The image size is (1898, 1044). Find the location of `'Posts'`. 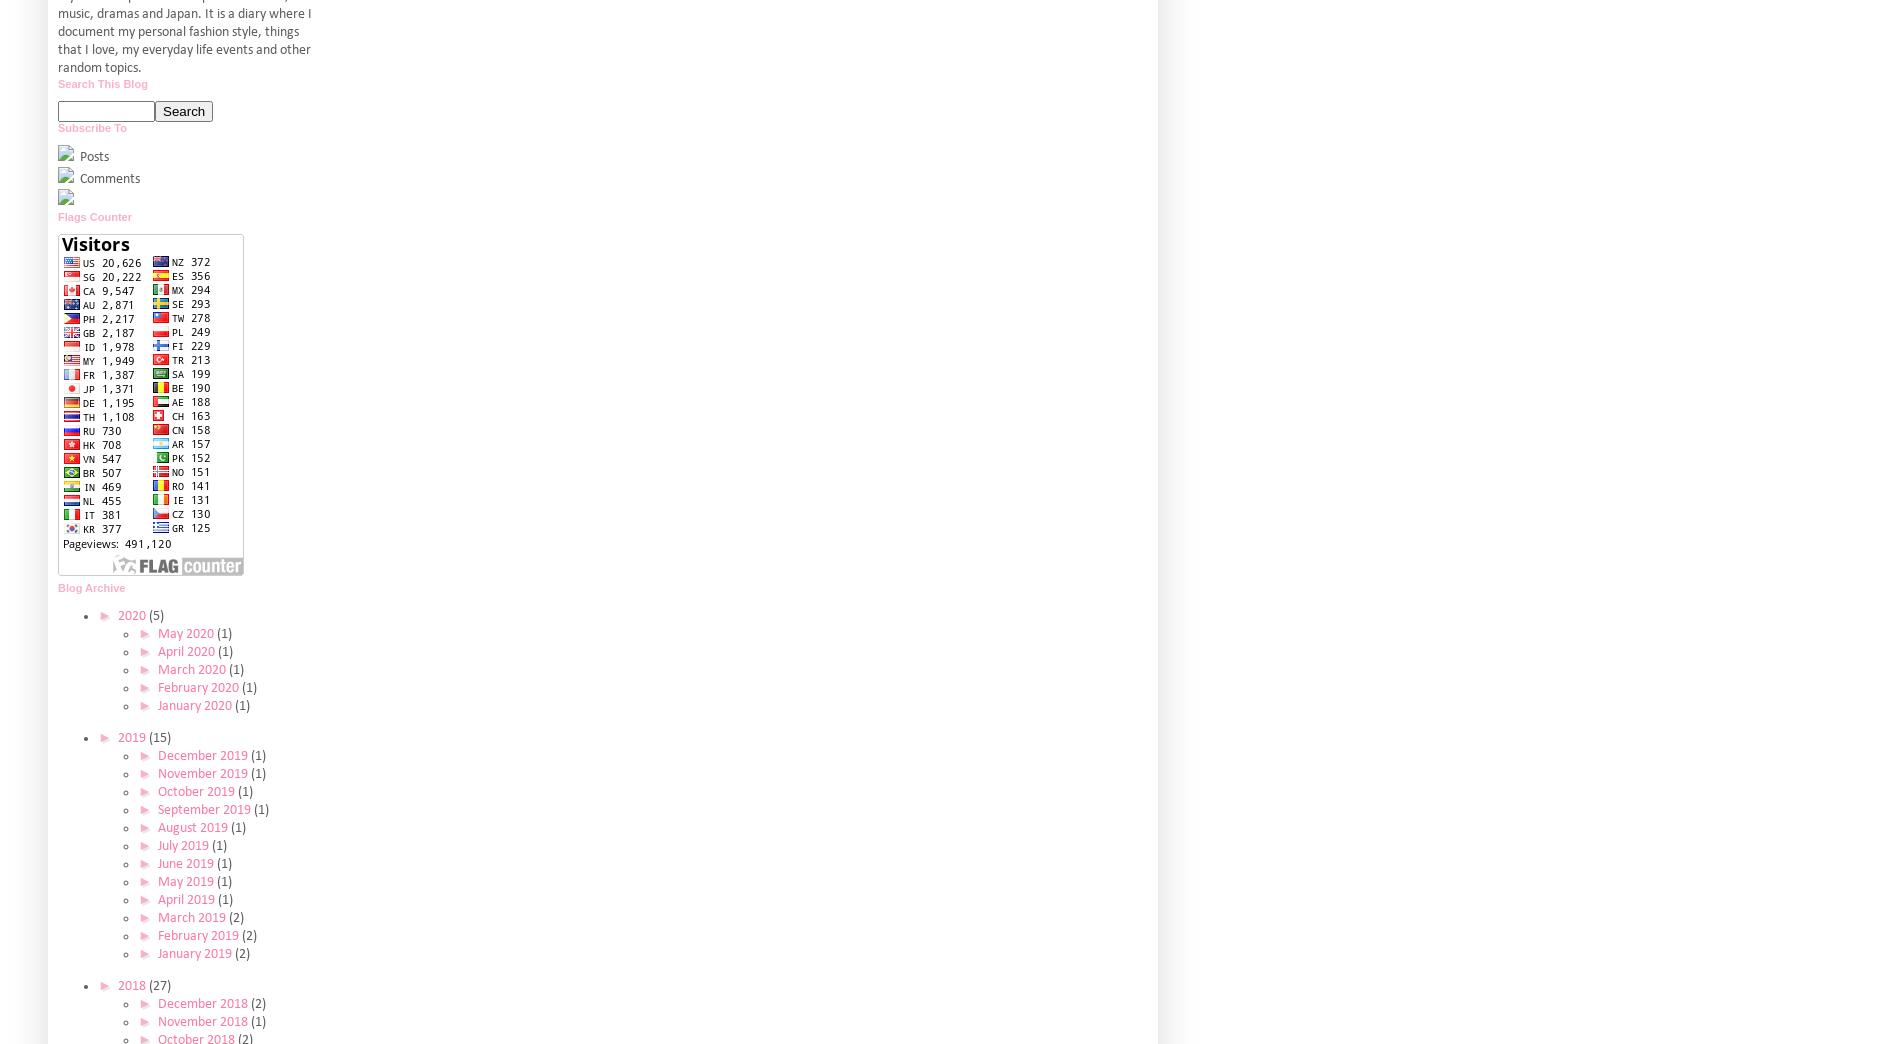

'Posts' is located at coordinates (93, 155).